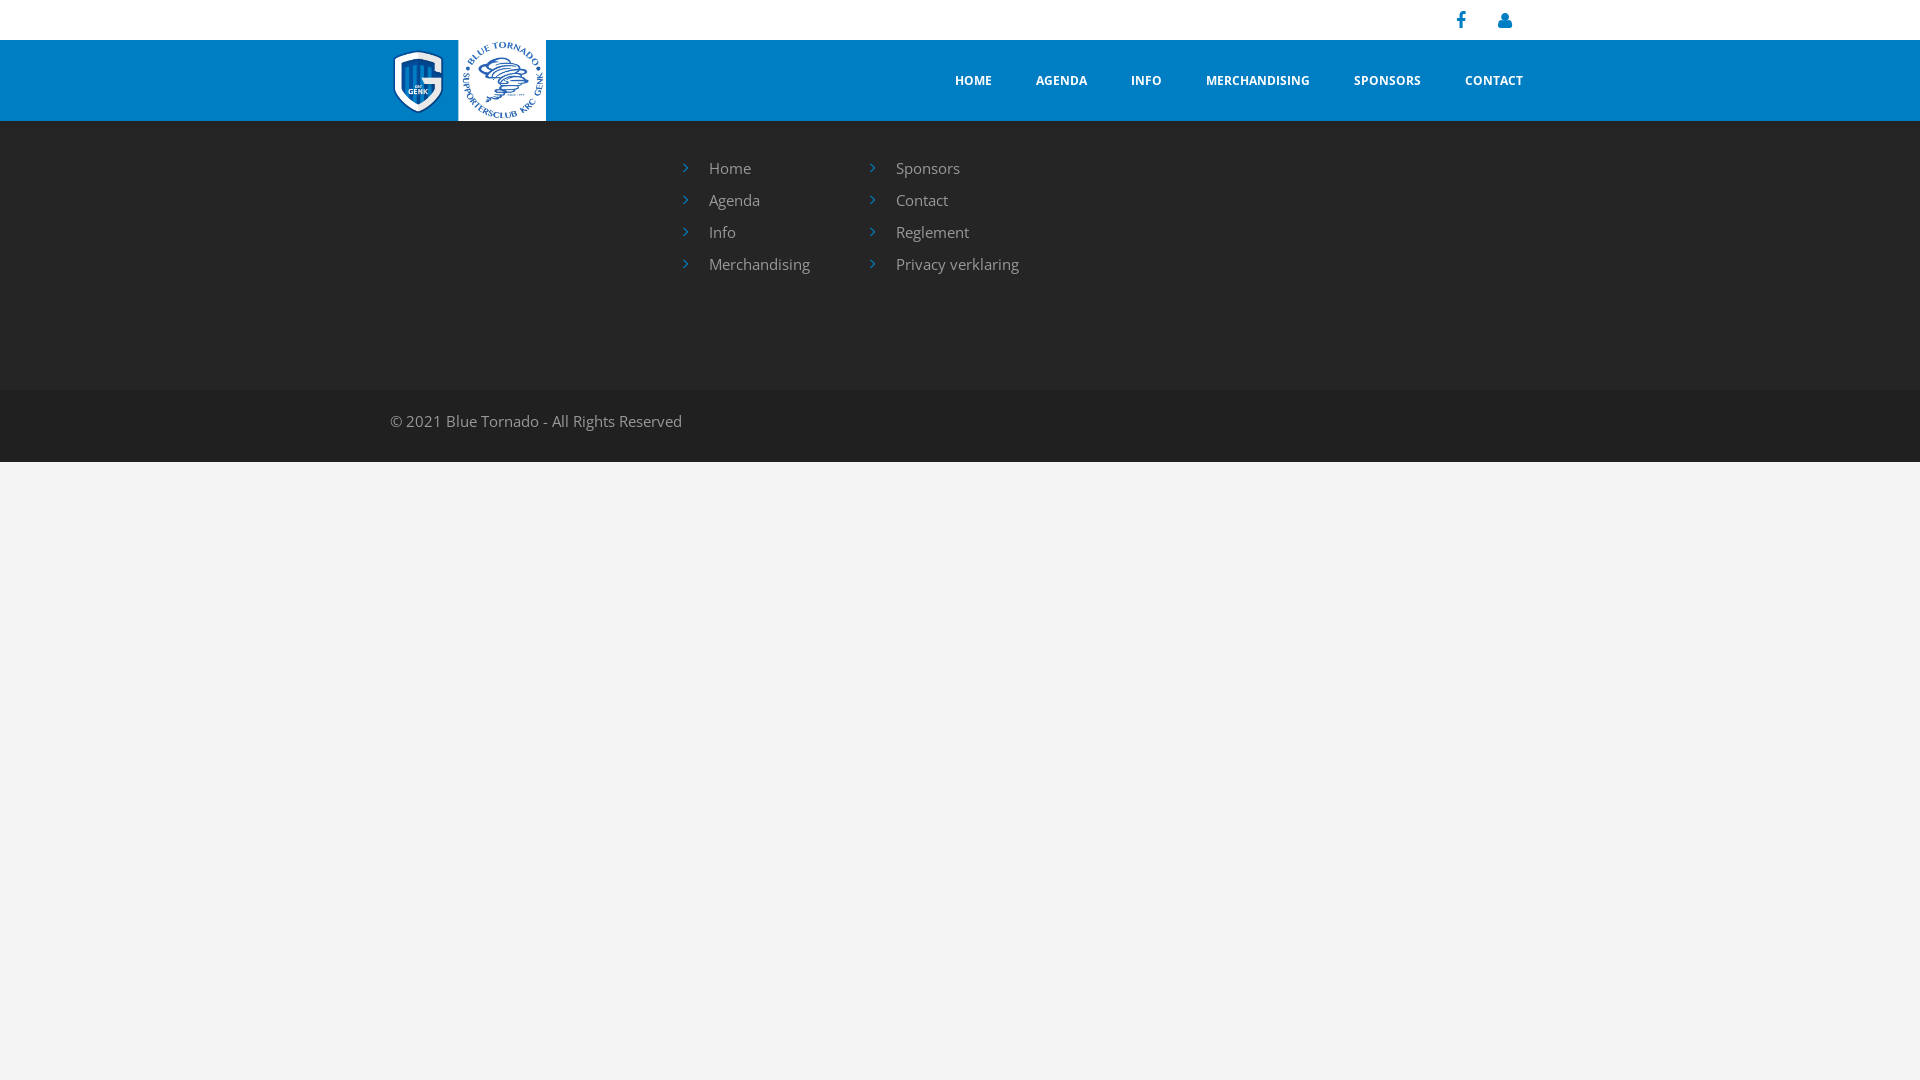 The height and width of the screenshot is (1080, 1920). What do you see at coordinates (956, 262) in the screenshot?
I see `'Privacy verklaring'` at bounding box center [956, 262].